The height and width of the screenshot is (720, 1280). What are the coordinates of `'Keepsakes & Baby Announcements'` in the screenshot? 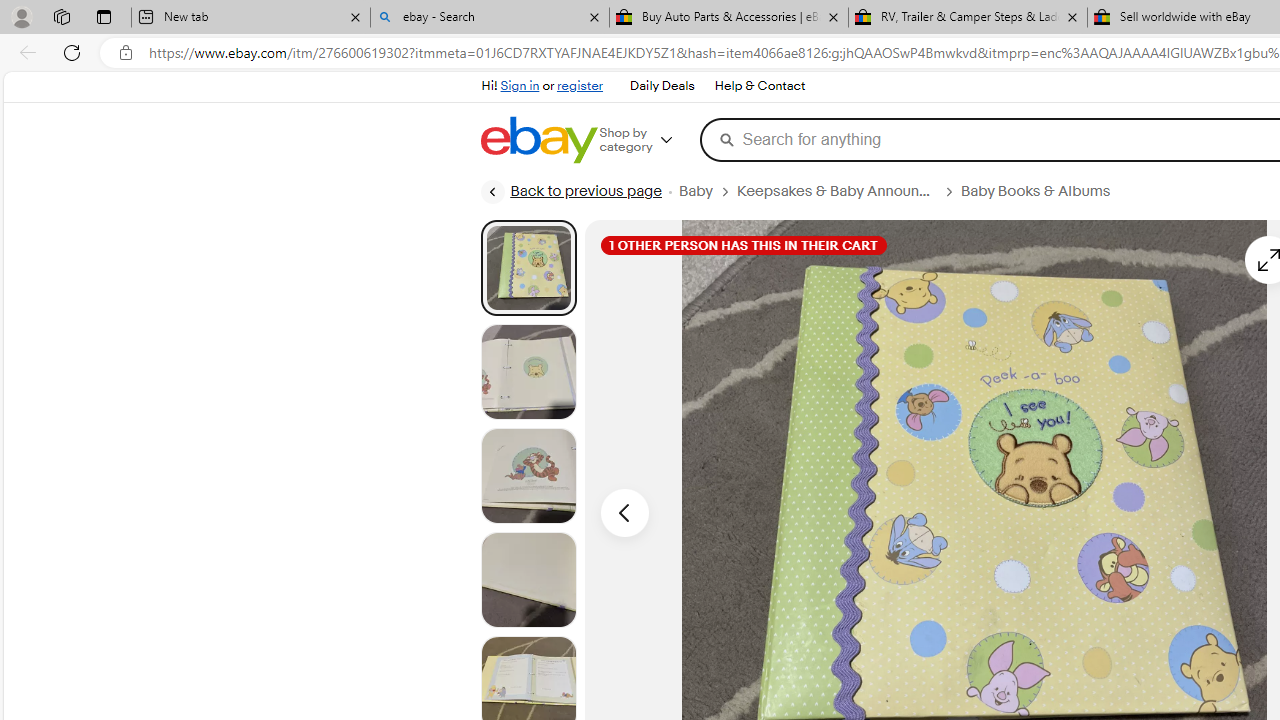 It's located at (836, 191).